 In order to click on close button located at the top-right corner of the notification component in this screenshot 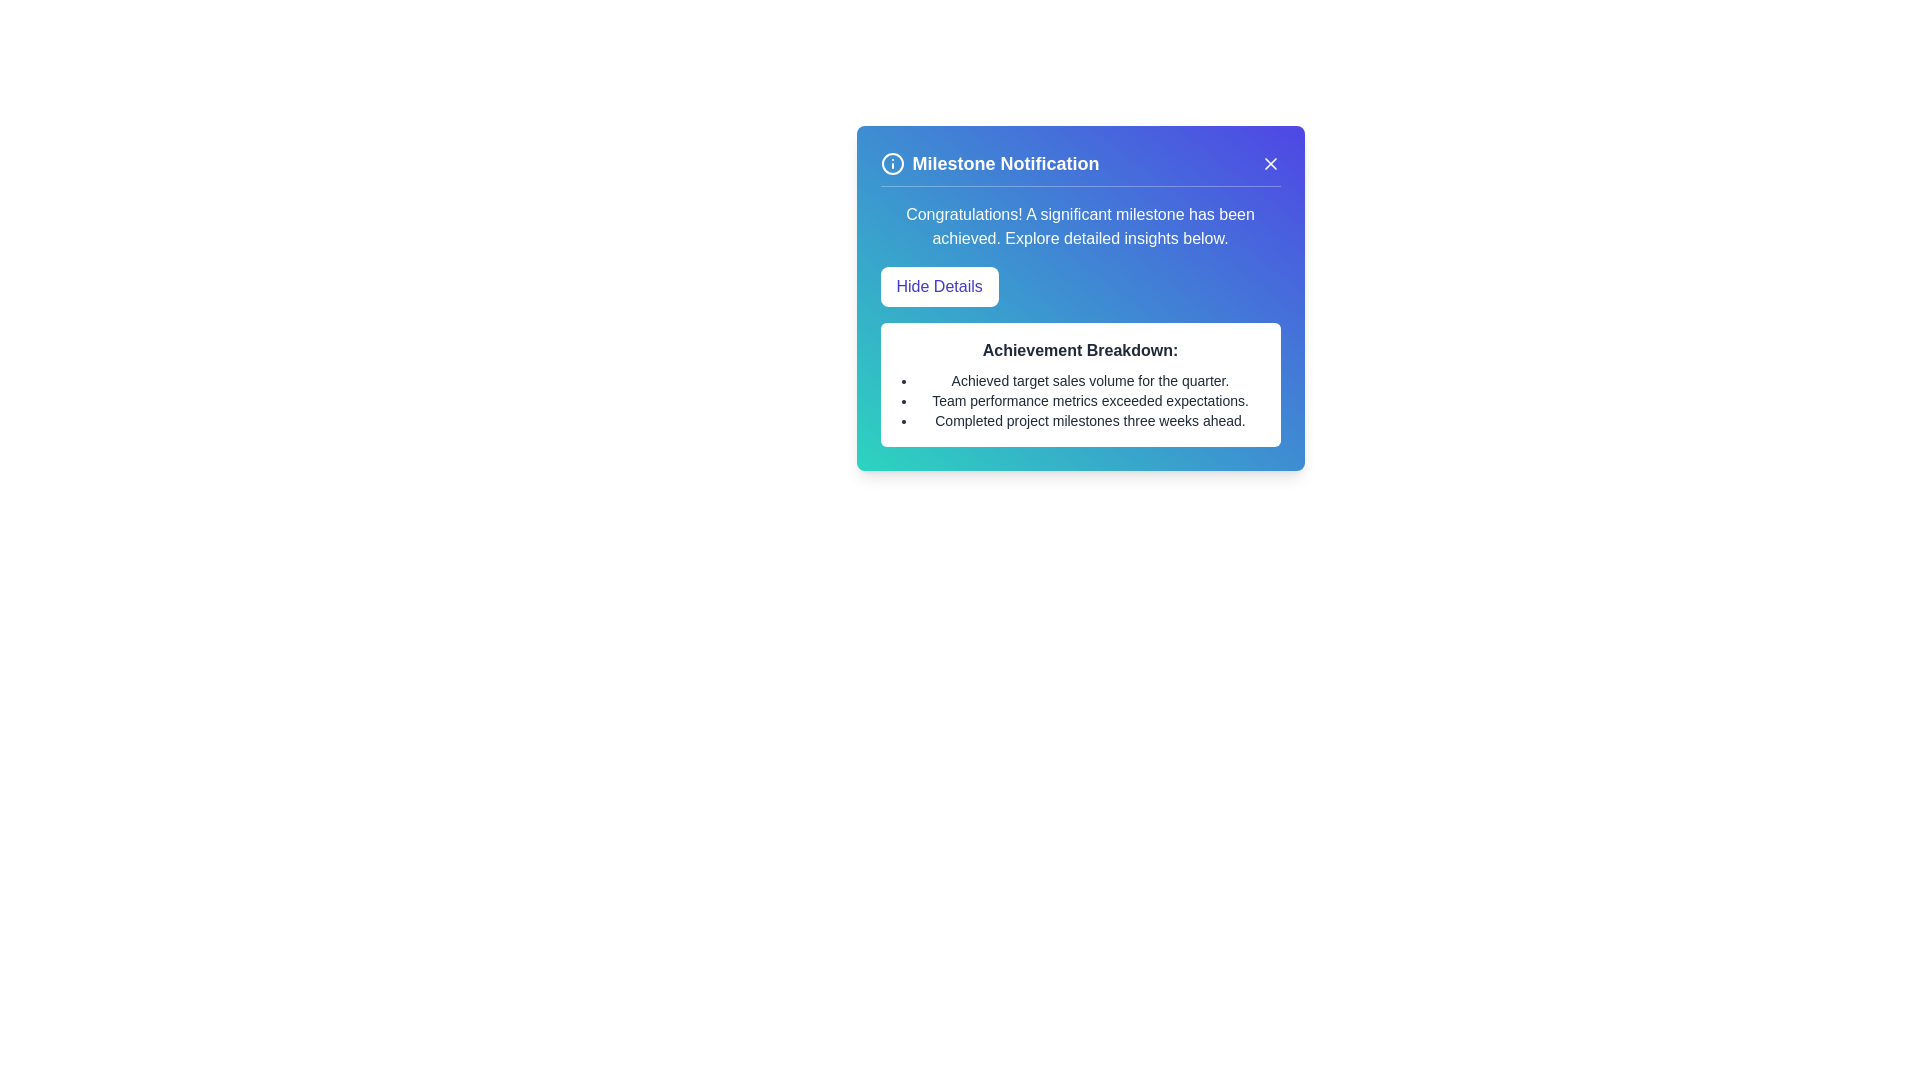, I will do `click(1269, 163)`.